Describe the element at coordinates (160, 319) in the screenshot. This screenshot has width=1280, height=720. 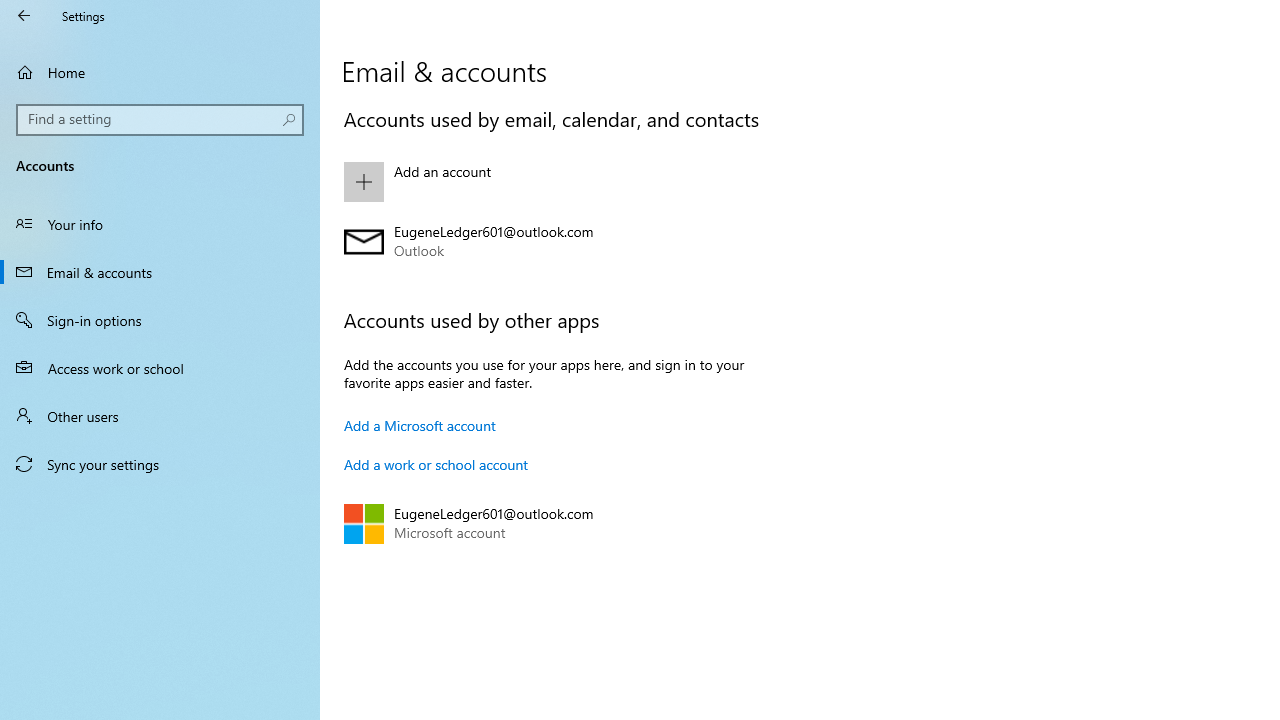
I see `'Sign-in options'` at that location.